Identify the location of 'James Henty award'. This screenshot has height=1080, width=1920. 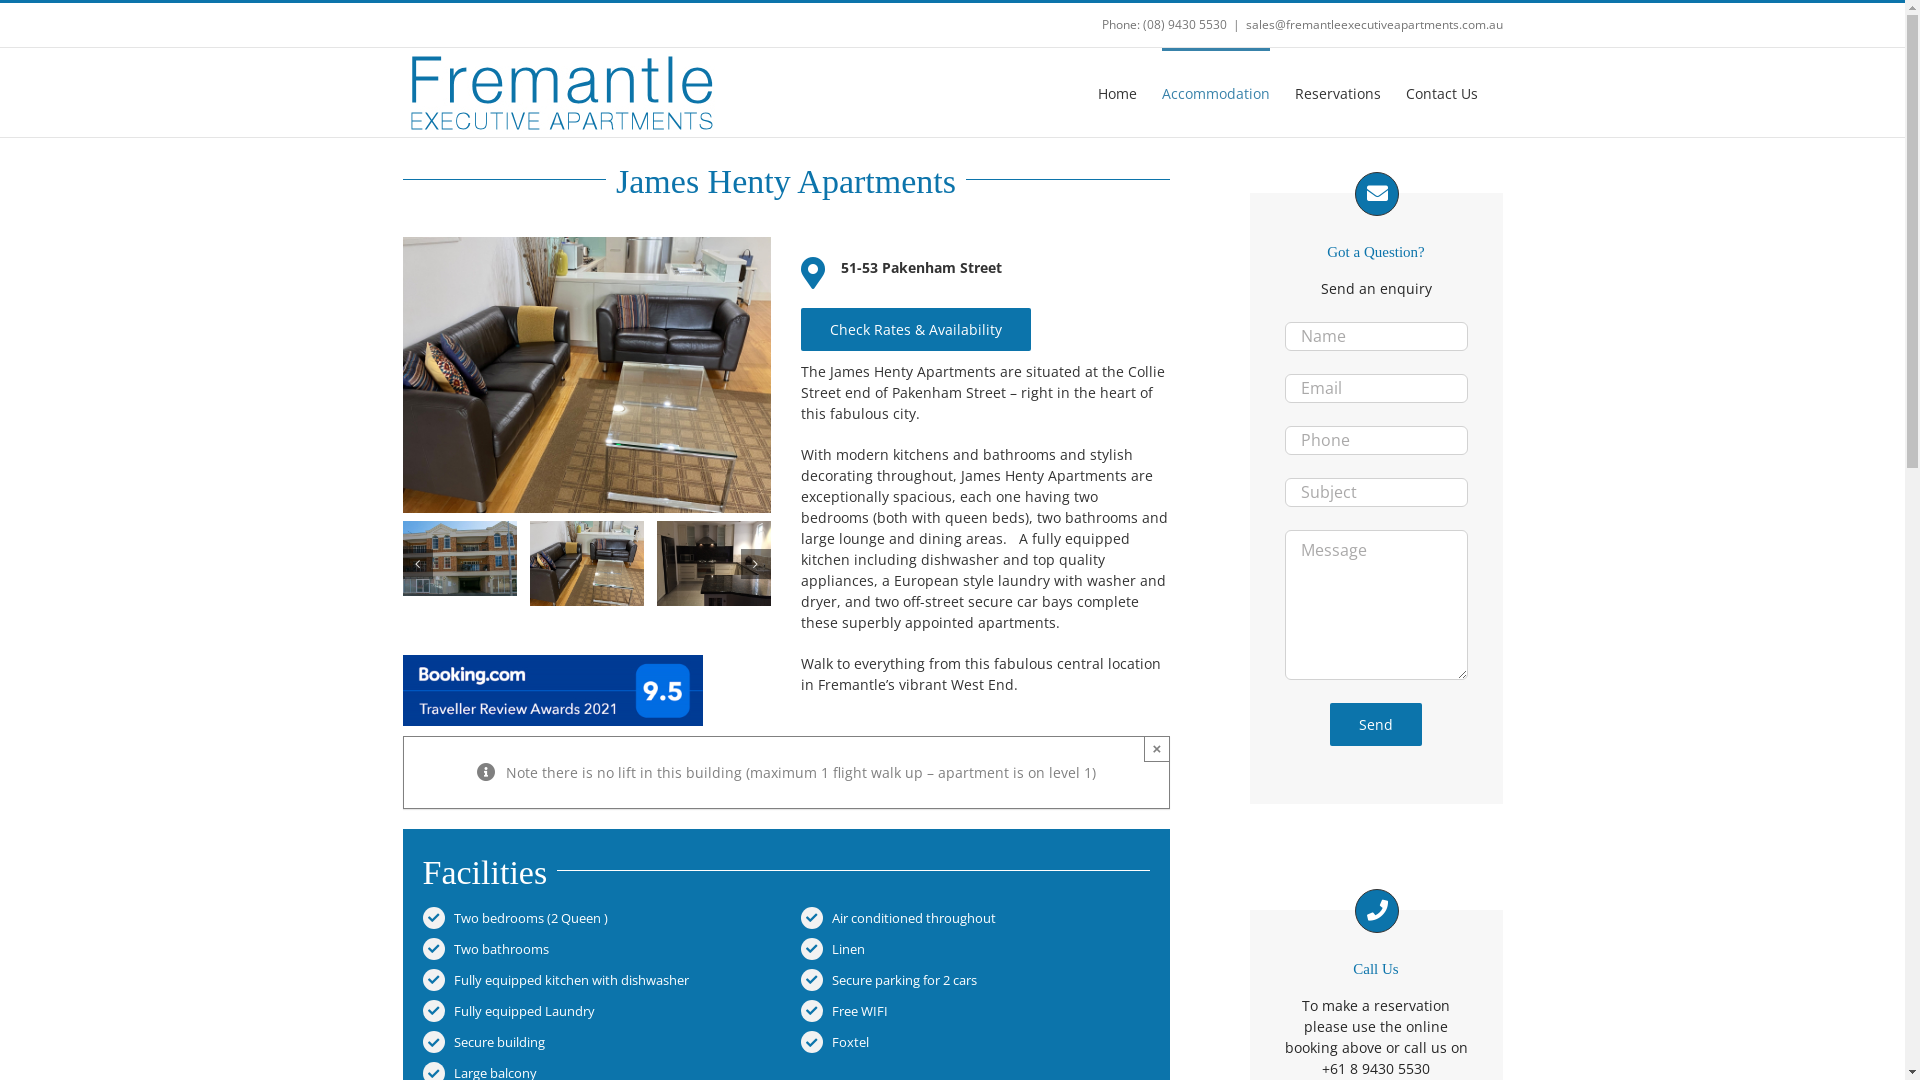
(552, 689).